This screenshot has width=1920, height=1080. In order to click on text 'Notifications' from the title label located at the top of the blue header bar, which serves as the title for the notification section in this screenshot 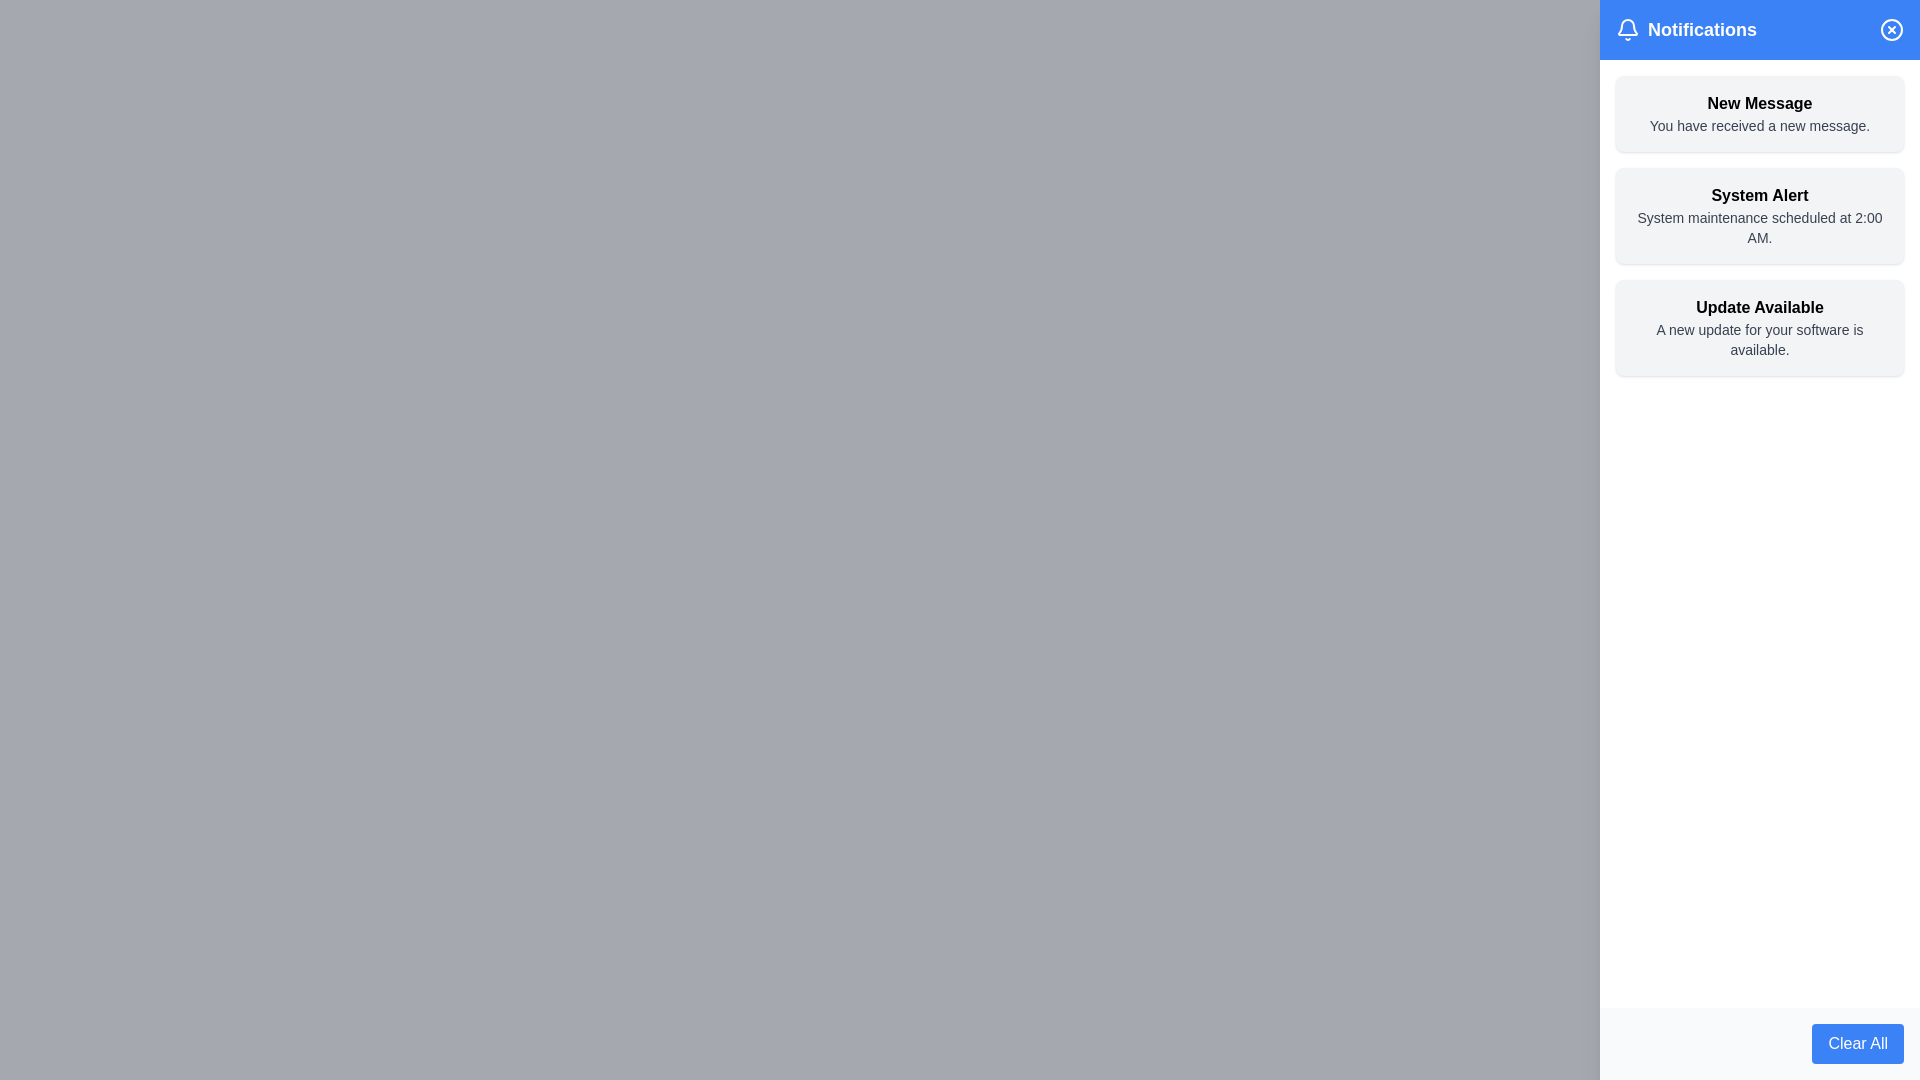, I will do `click(1685, 30)`.